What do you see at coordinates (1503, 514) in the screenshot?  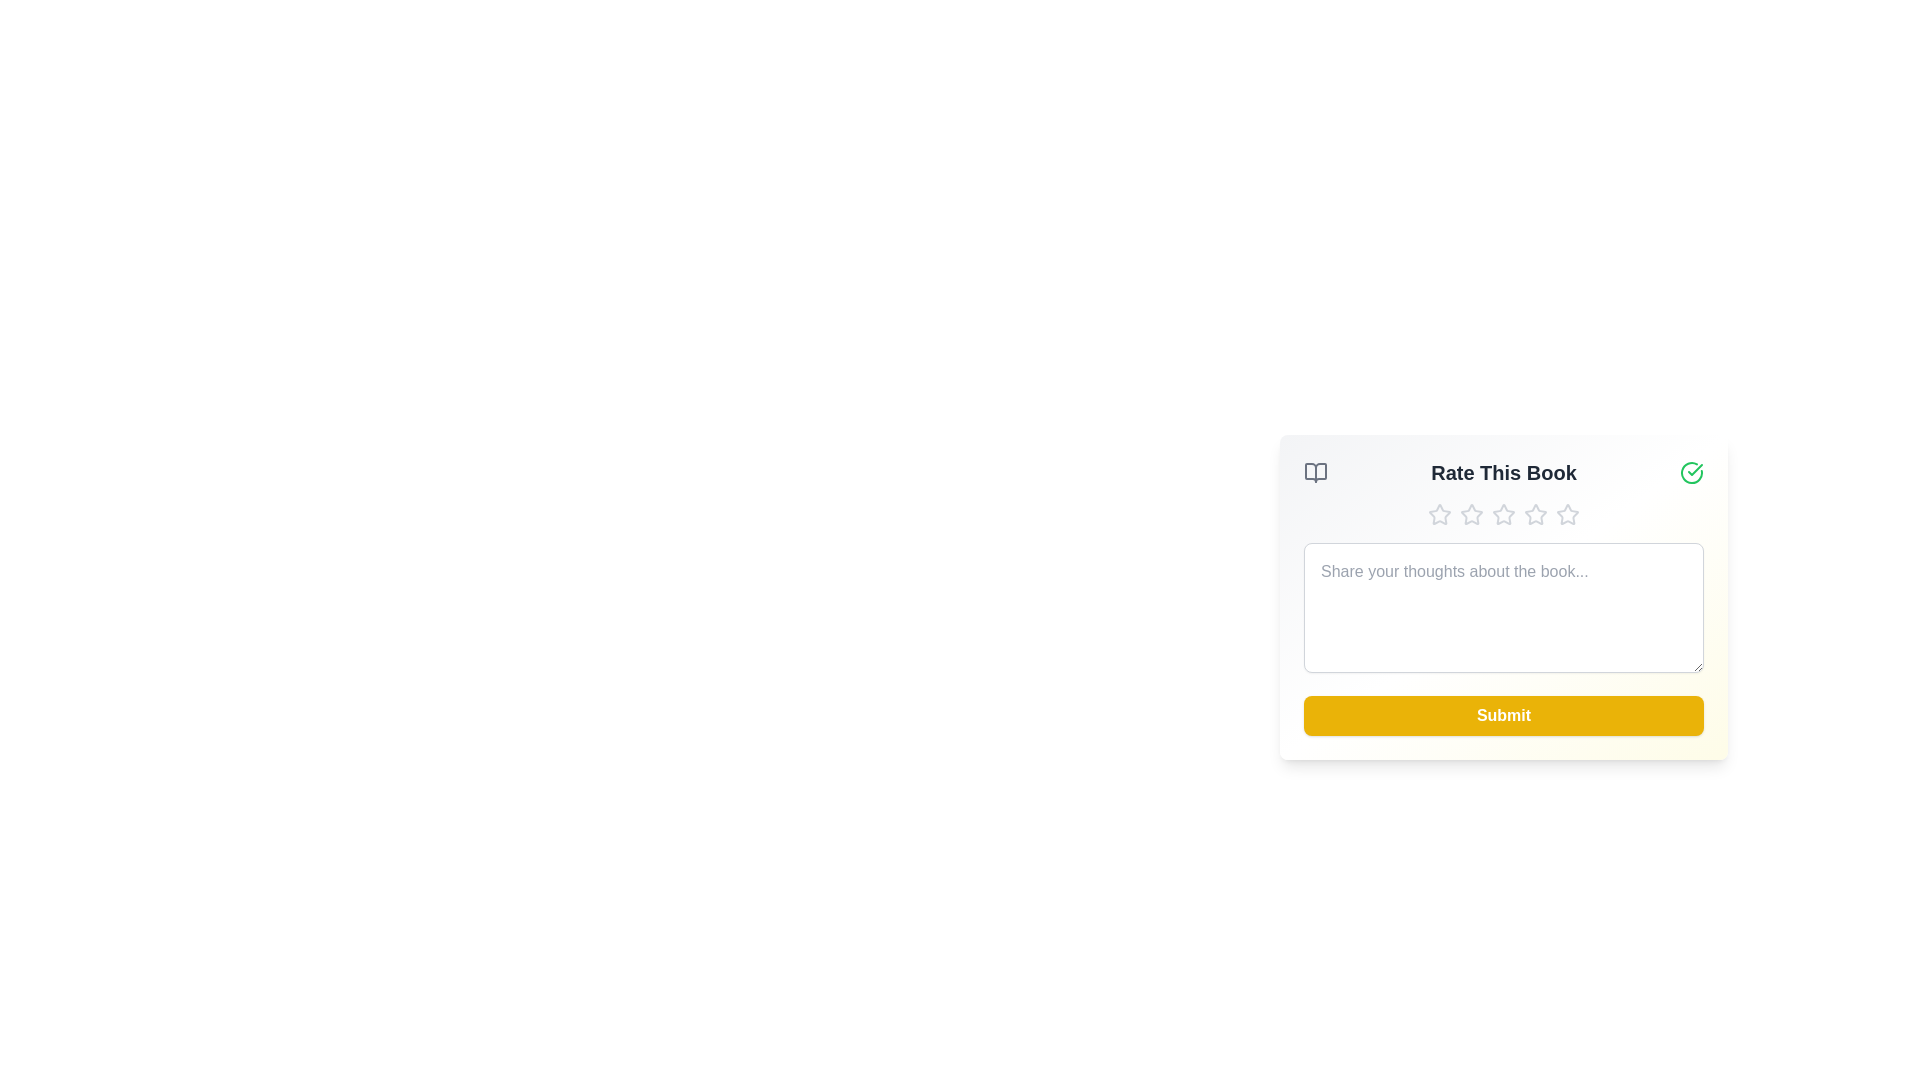 I see `the star corresponding to 3 to set the rating` at bounding box center [1503, 514].